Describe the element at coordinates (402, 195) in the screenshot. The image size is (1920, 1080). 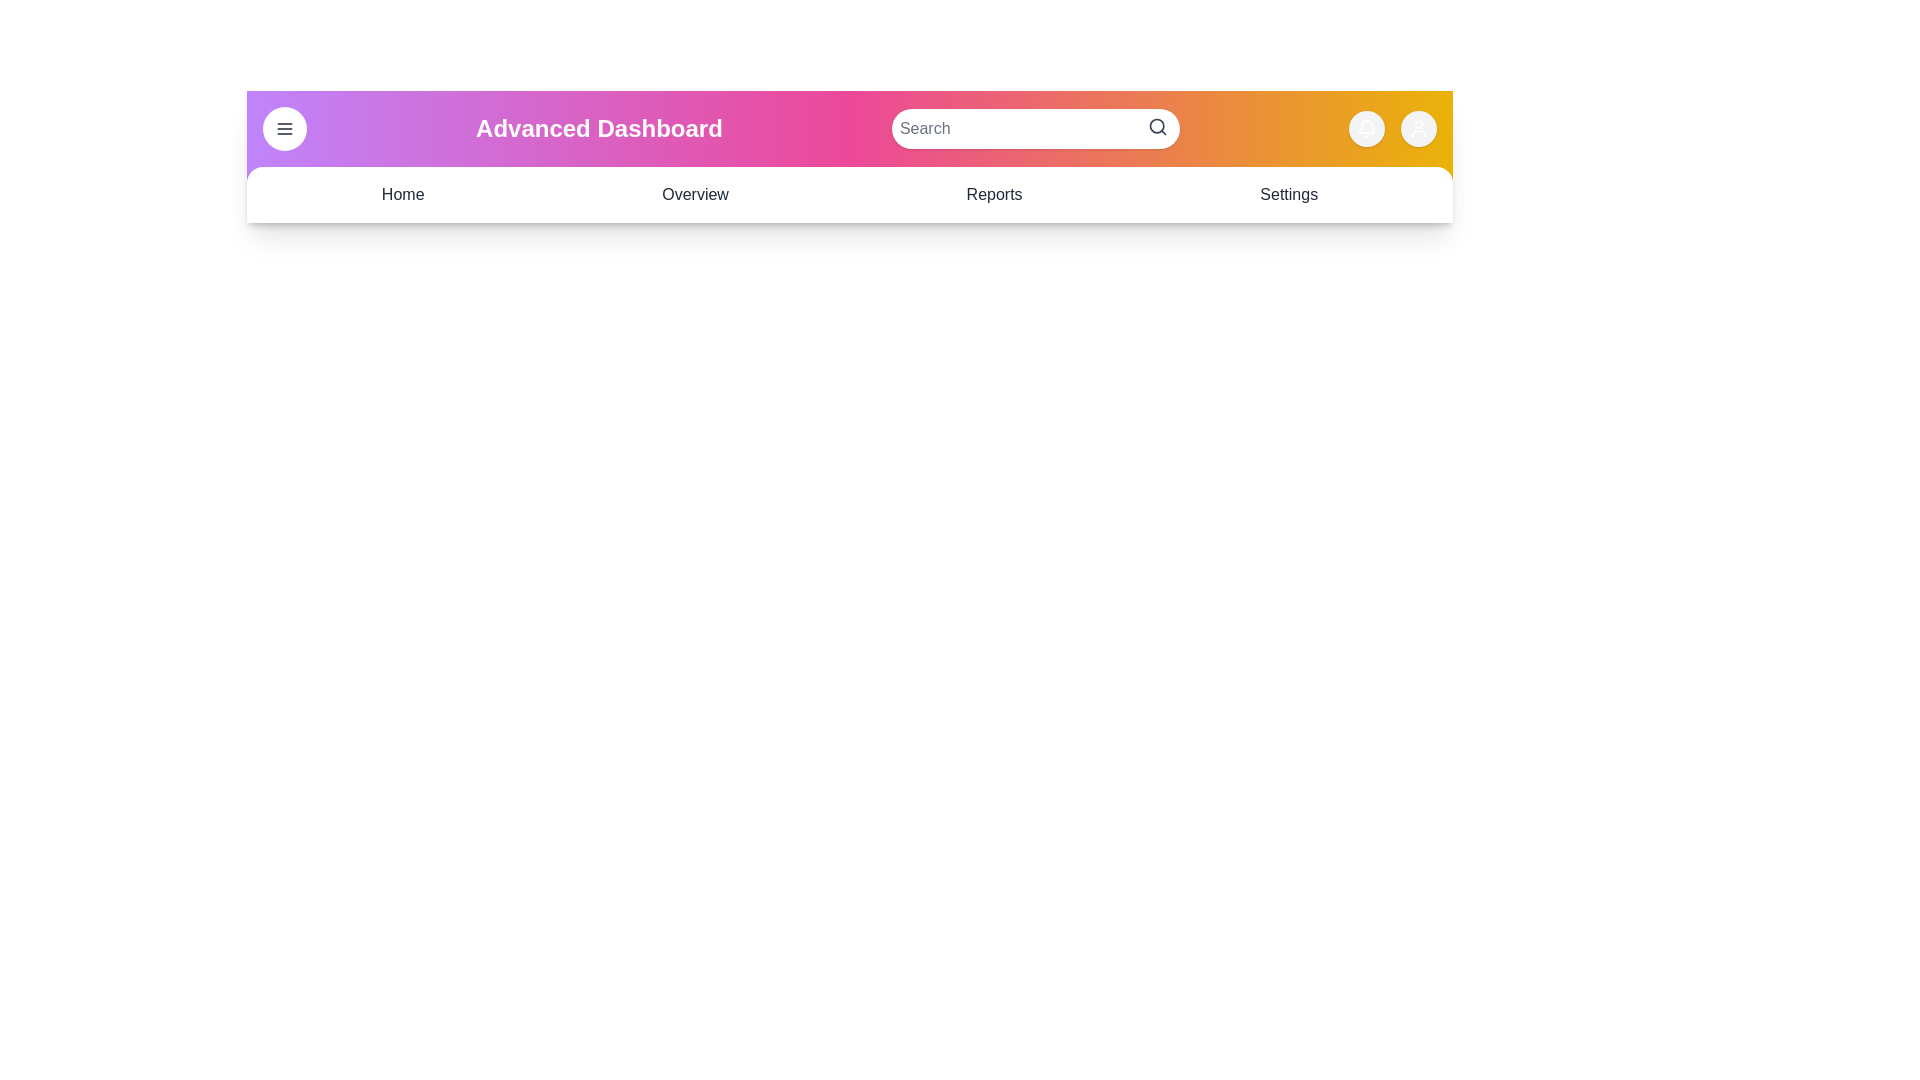
I see `the navigation link Home` at that location.